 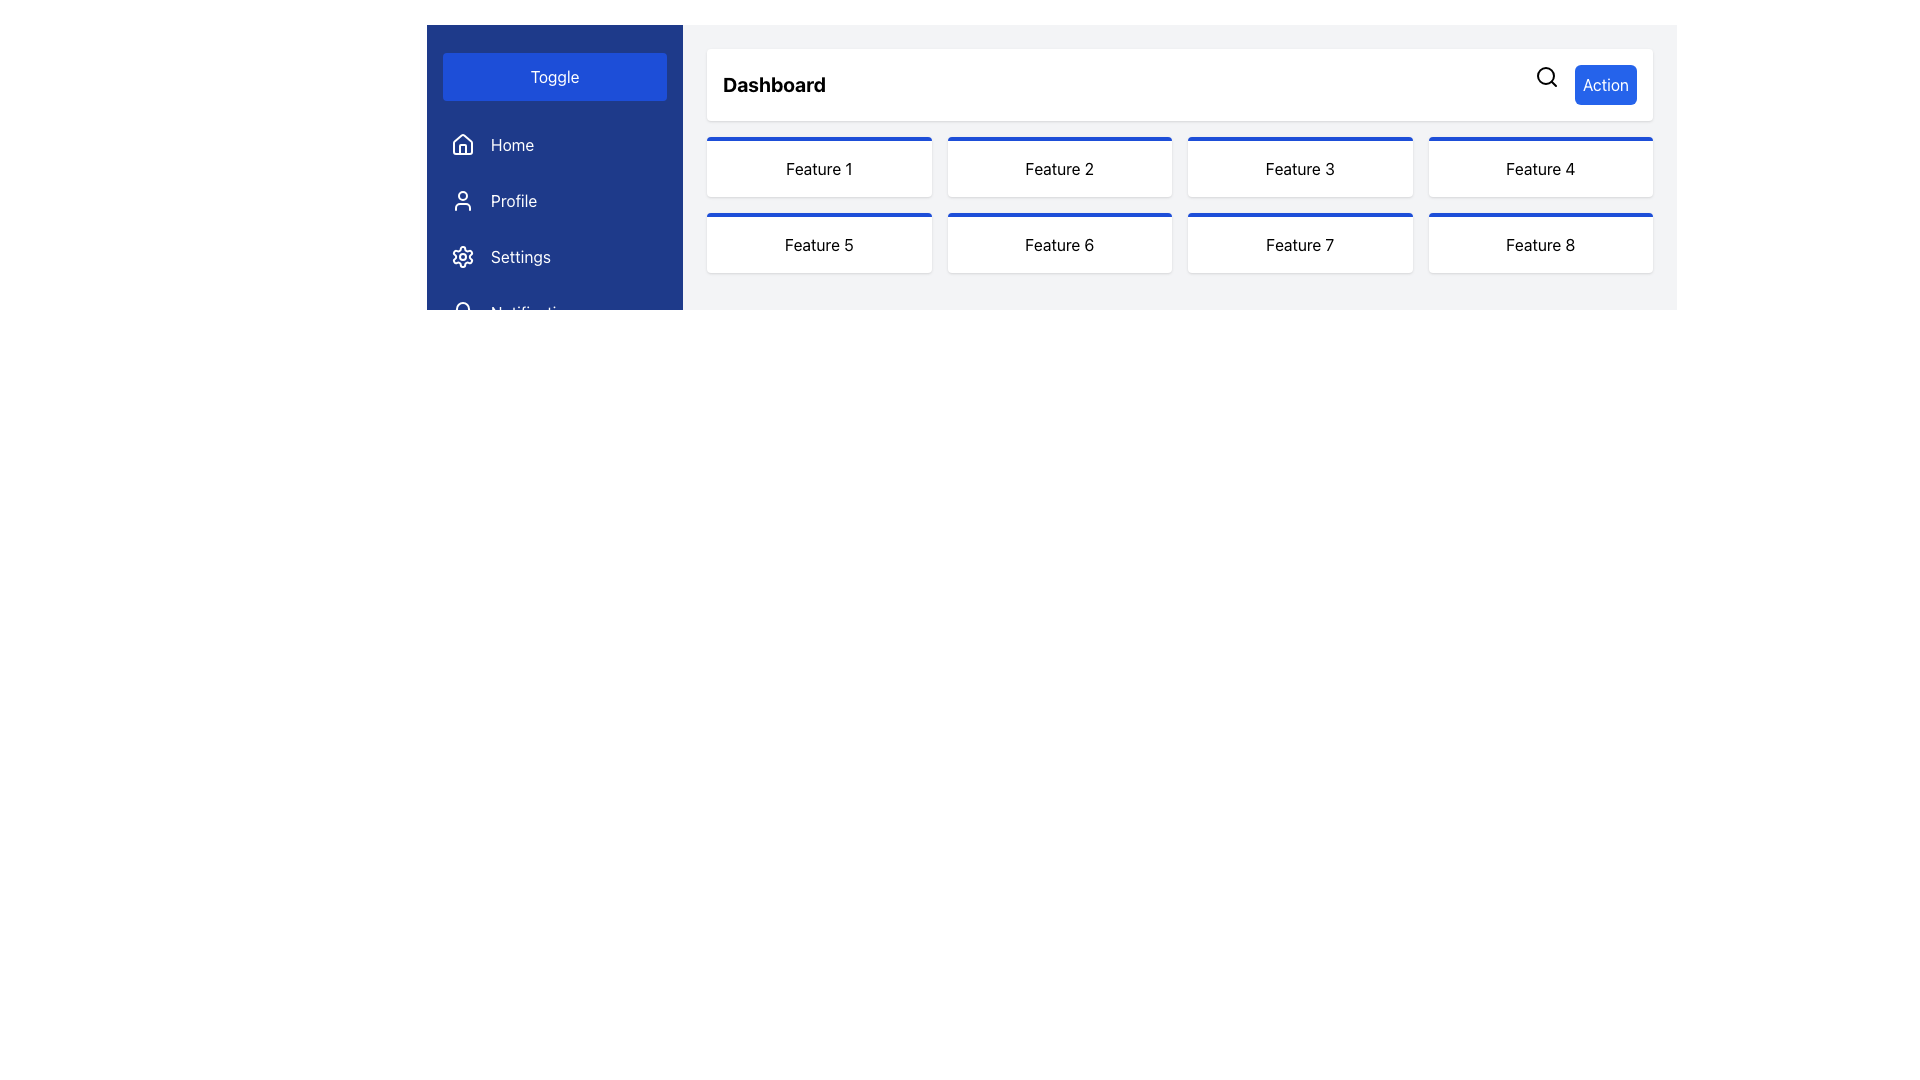 What do you see at coordinates (461, 144) in the screenshot?
I see `the house-shaped SVG icon with a white outline over a blue background, located under the 'Toggle' button in the vertical menu` at bounding box center [461, 144].